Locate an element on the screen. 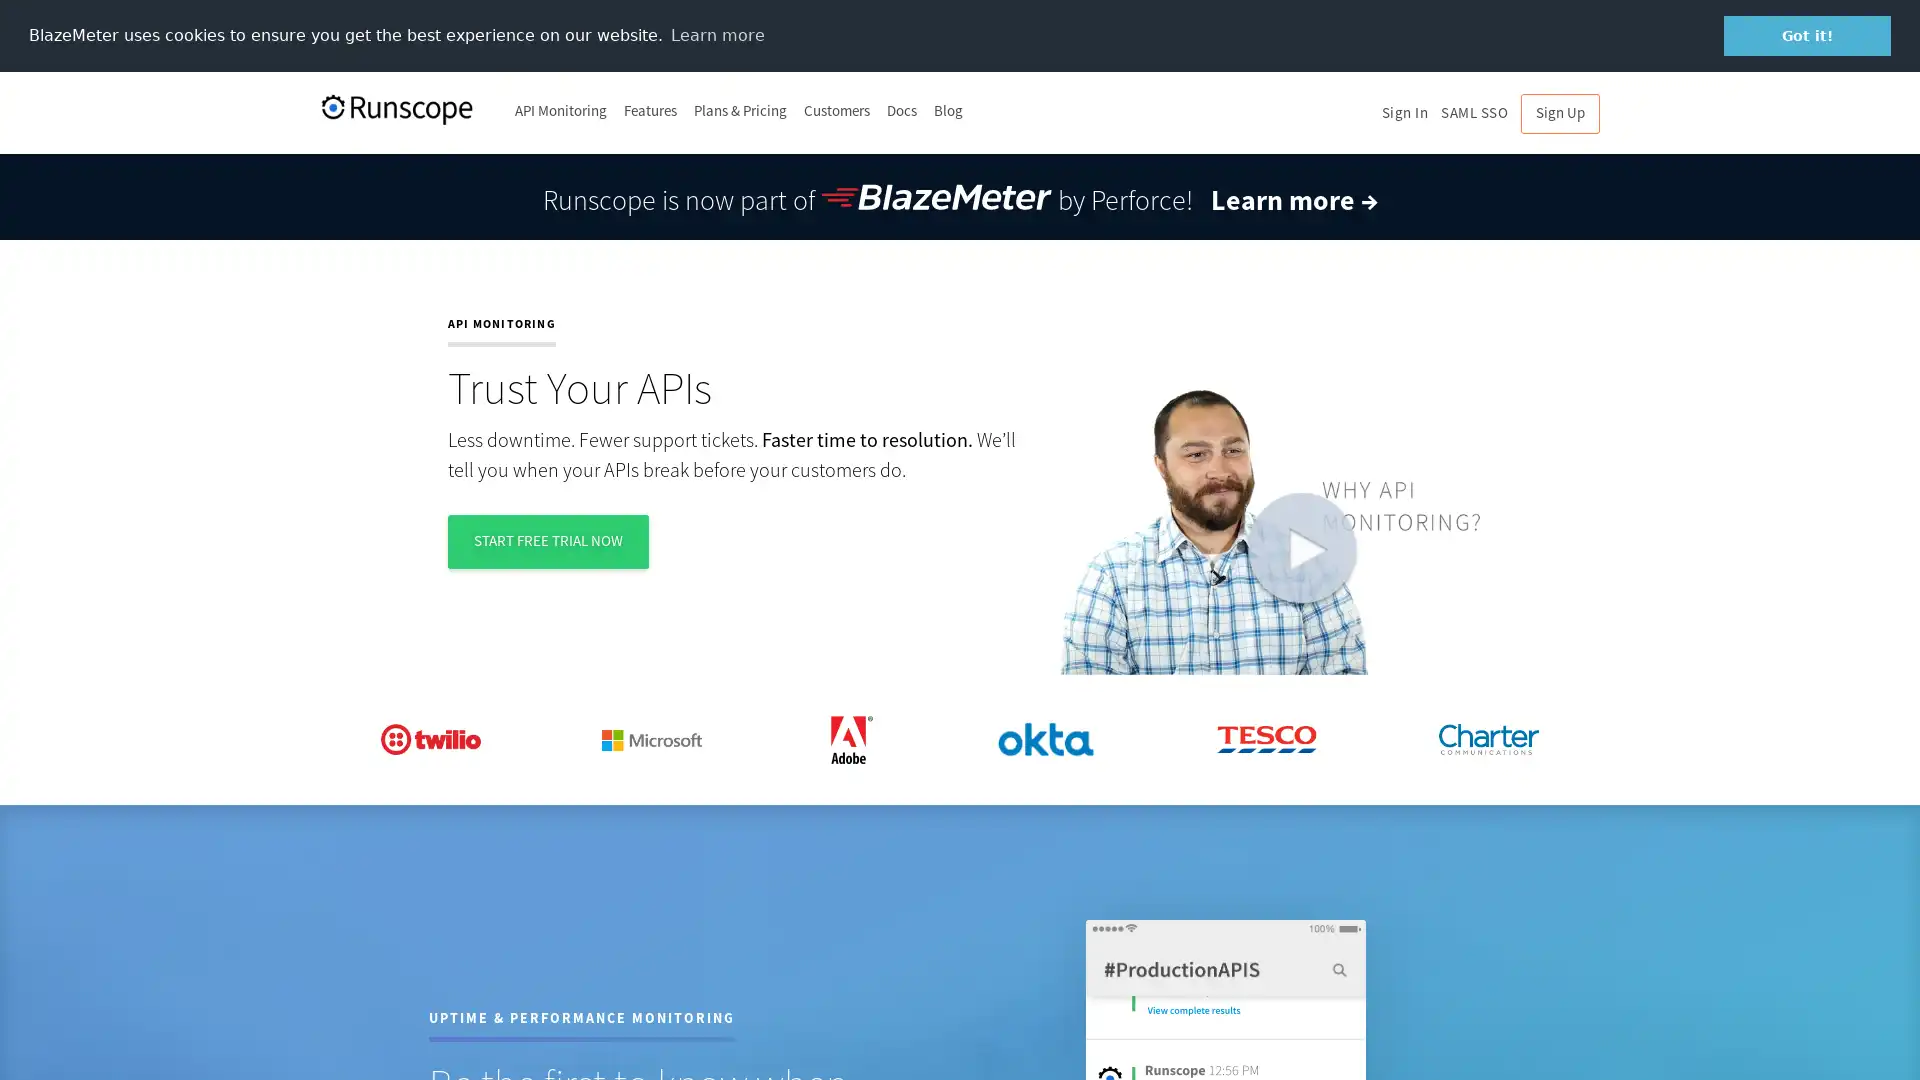  dismiss cookie message is located at coordinates (1807, 35).